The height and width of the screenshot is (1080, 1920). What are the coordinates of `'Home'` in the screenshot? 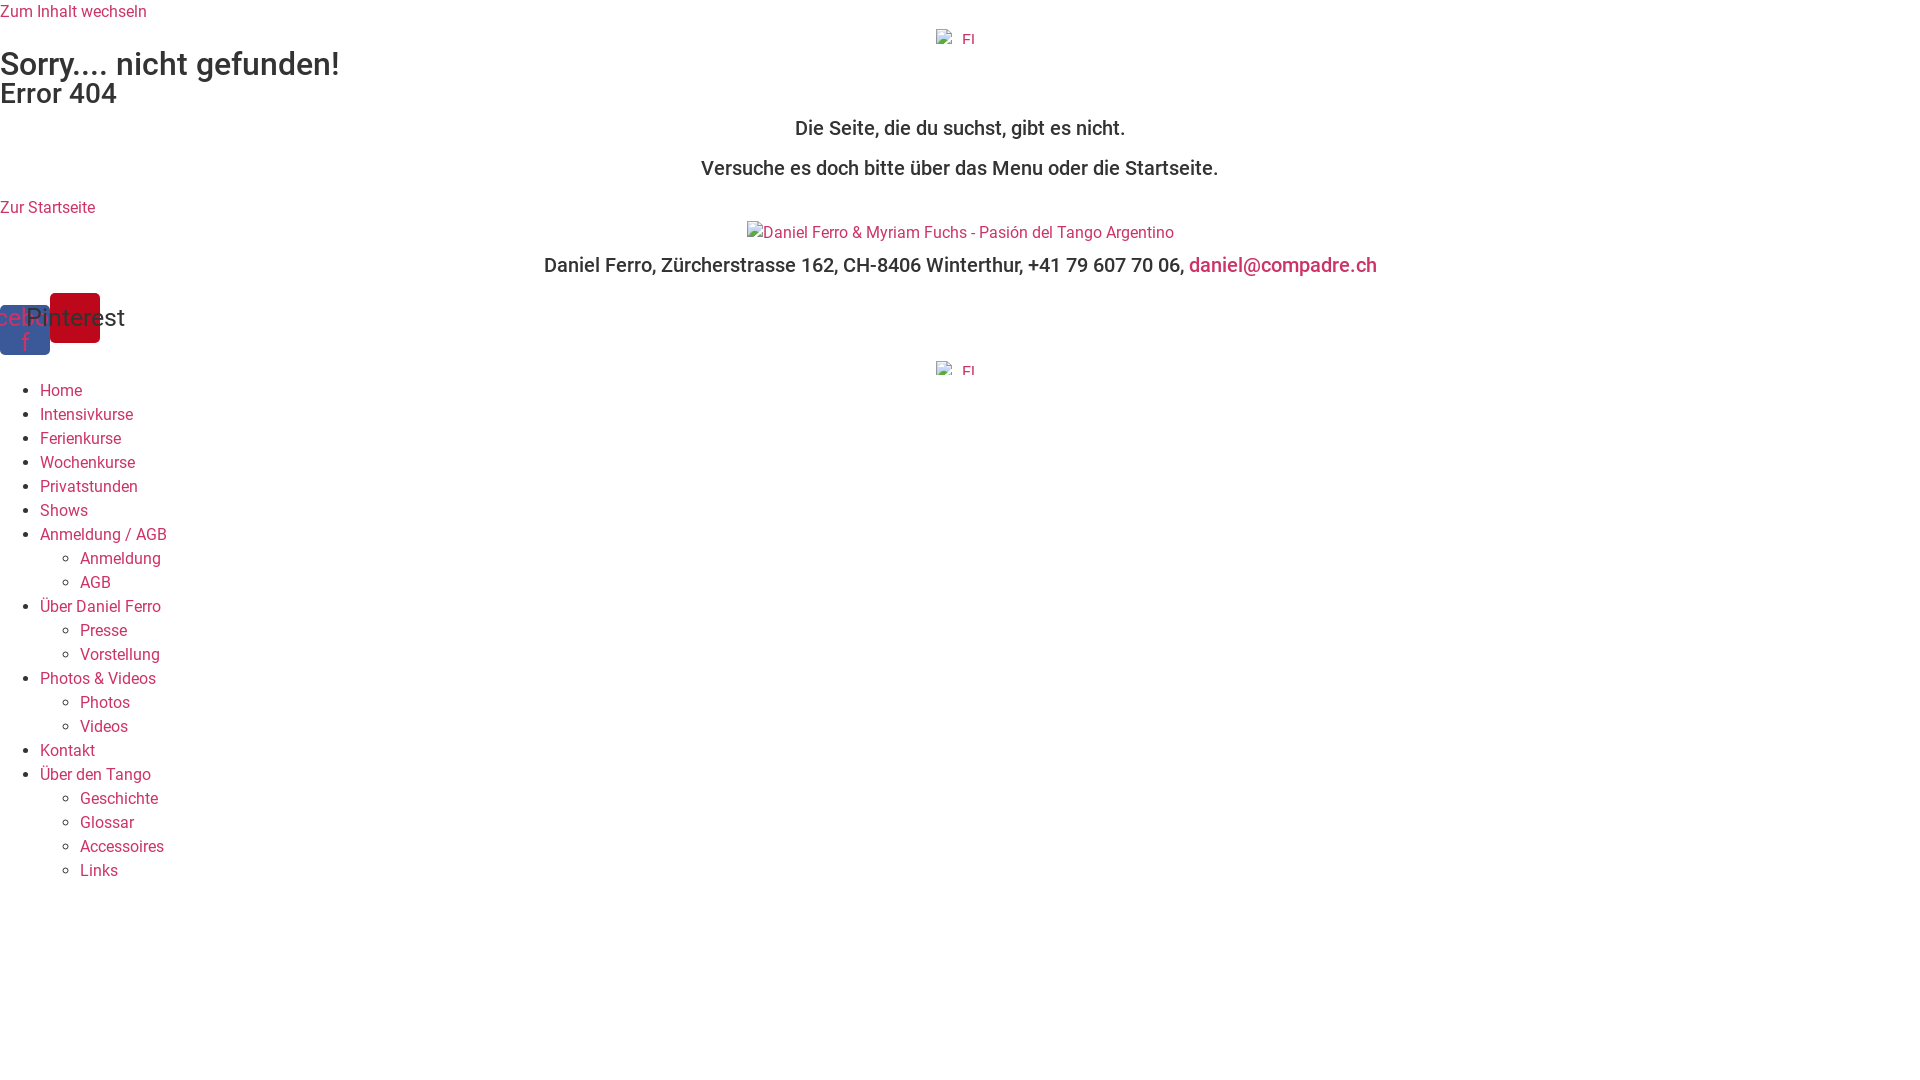 It's located at (61, 390).